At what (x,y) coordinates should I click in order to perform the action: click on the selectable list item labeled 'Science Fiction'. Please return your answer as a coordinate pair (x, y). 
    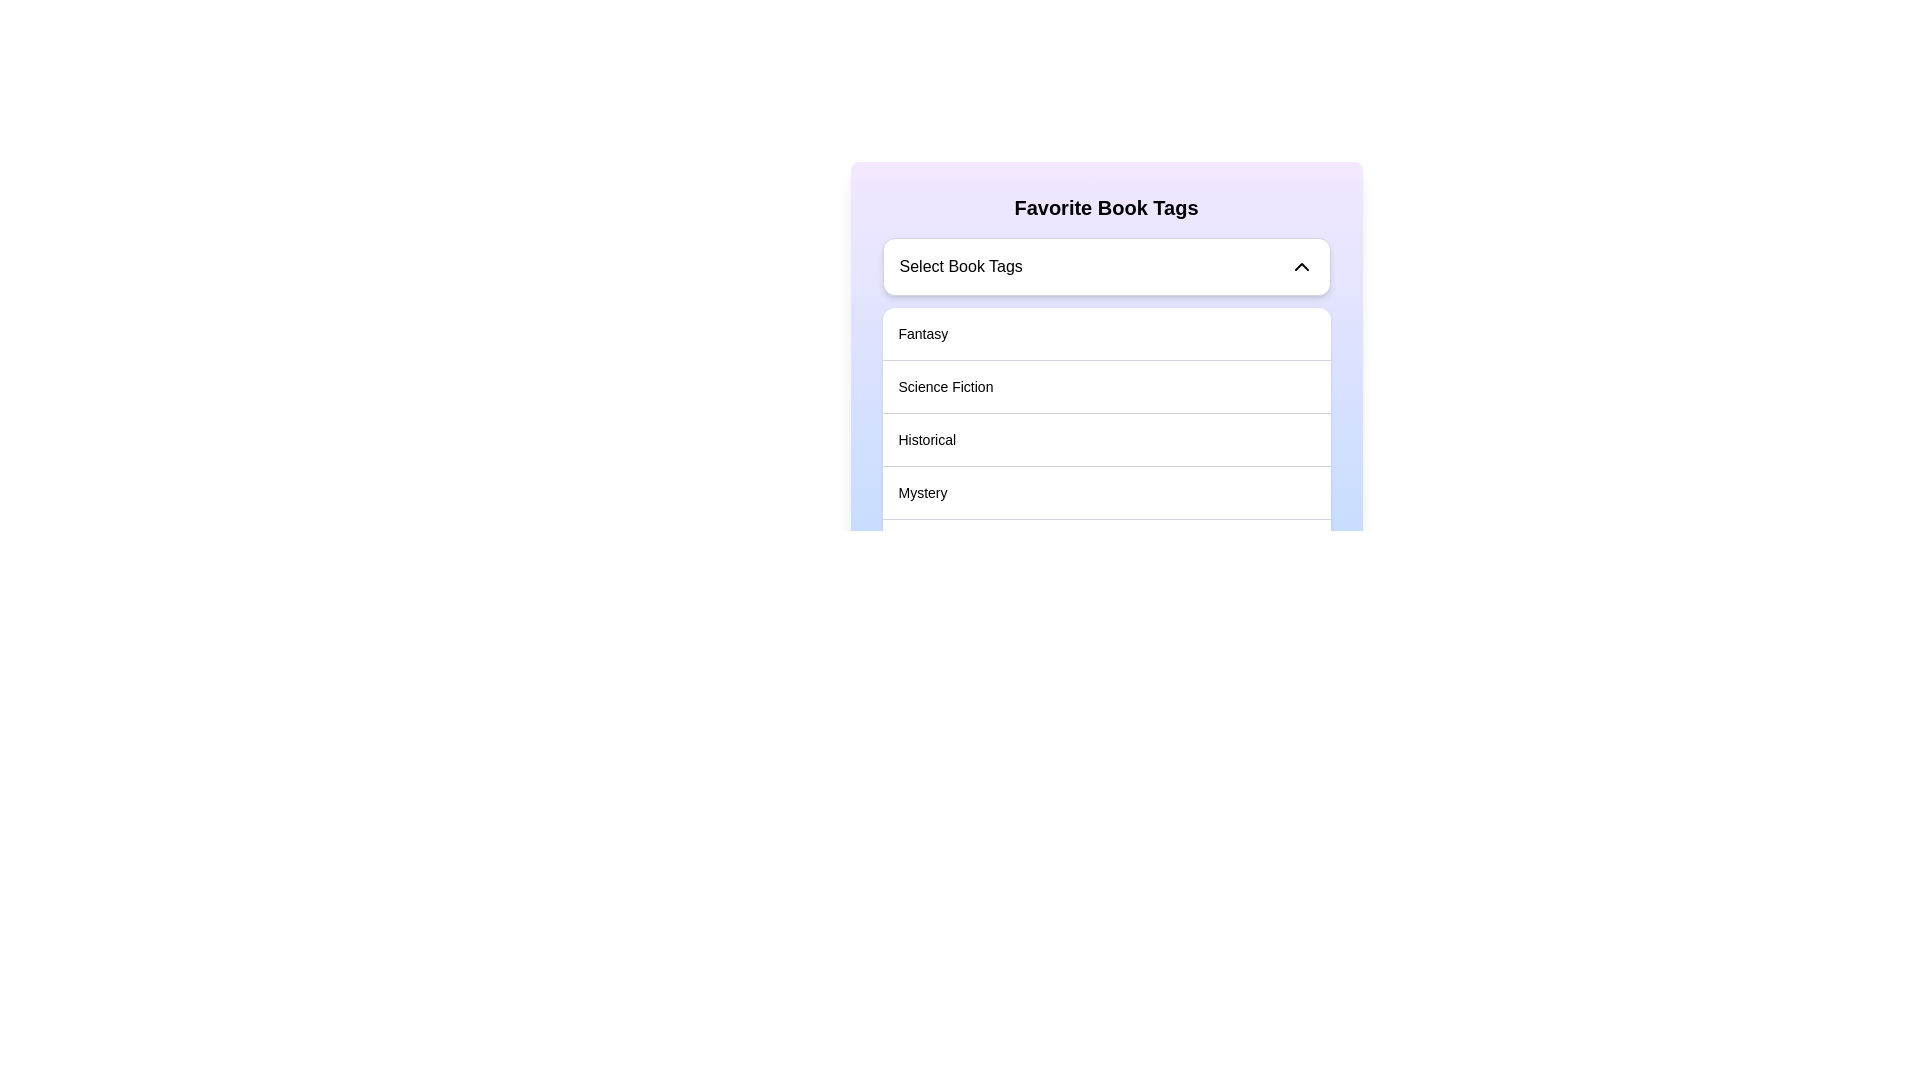
    Looking at the image, I should click on (1105, 382).